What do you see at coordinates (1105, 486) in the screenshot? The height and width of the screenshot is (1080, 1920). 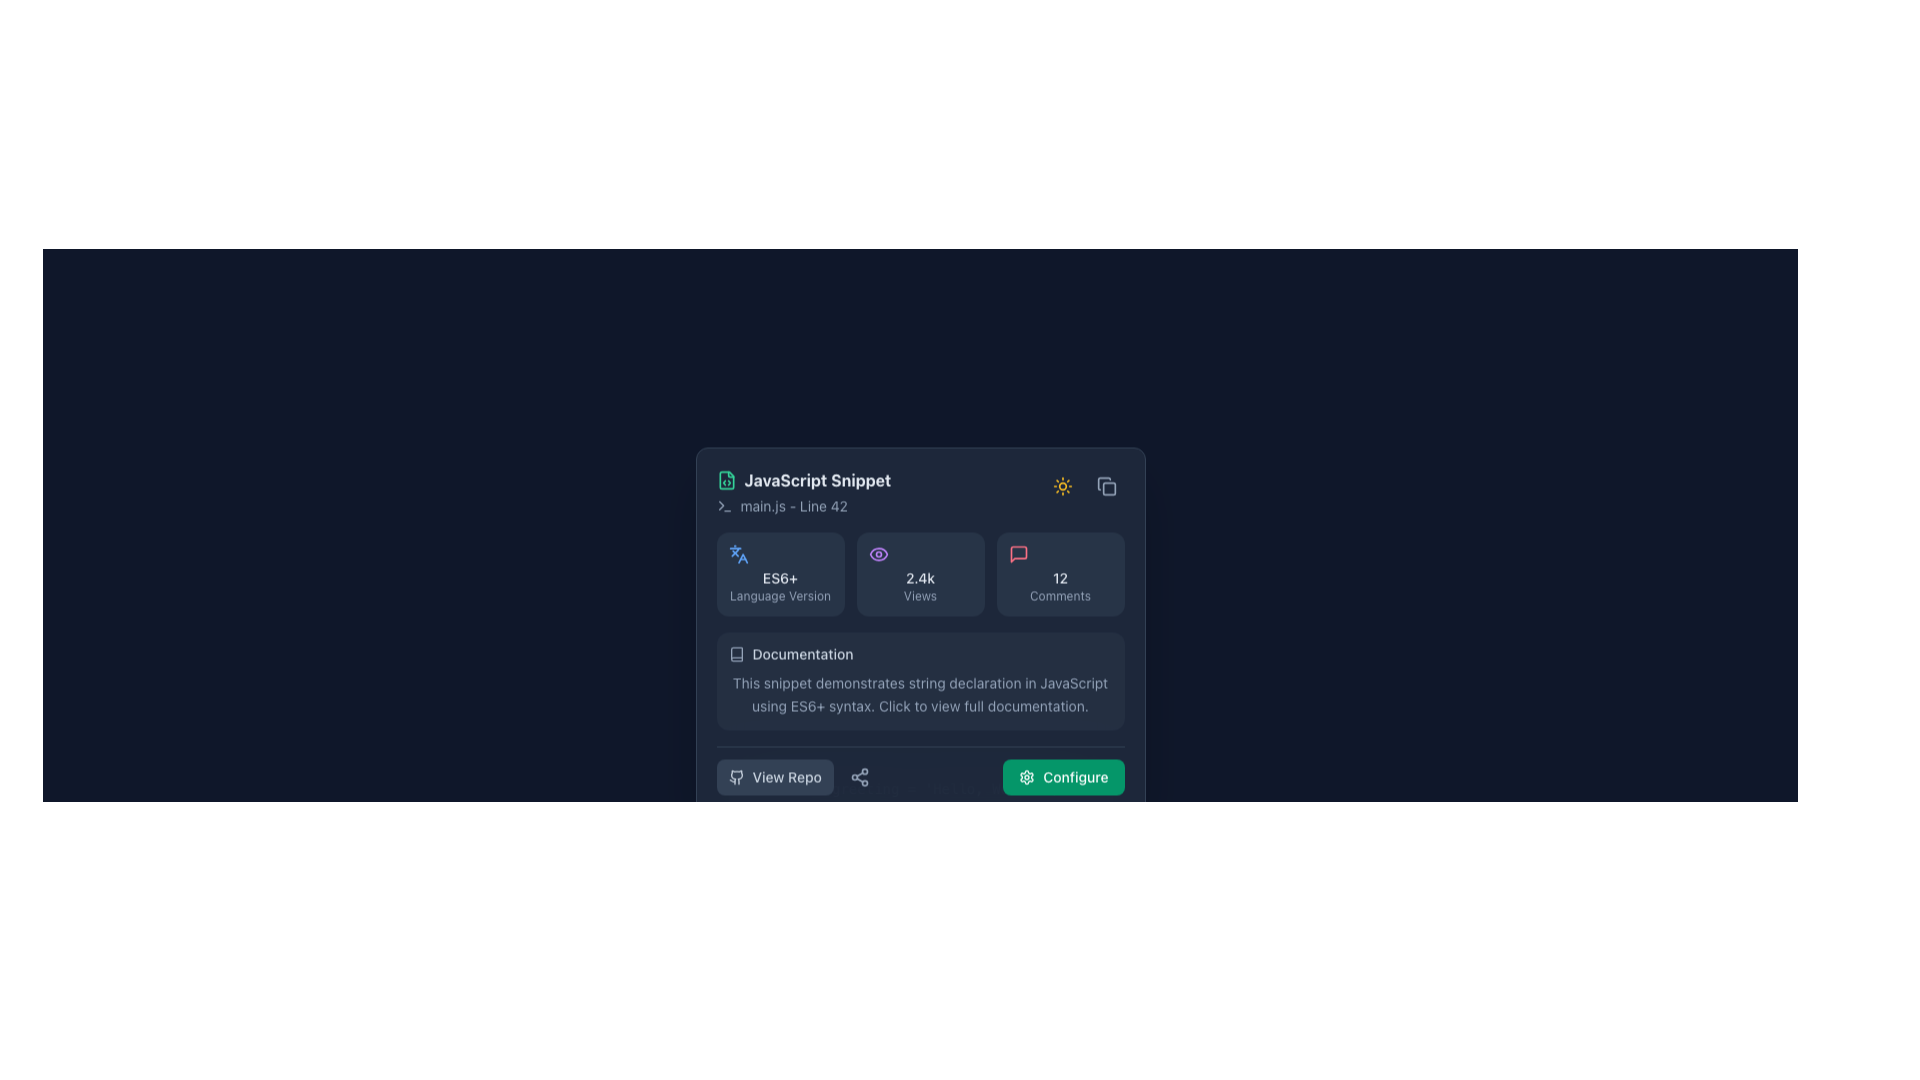 I see `the button located to the right of a sun-like icon` at bounding box center [1105, 486].